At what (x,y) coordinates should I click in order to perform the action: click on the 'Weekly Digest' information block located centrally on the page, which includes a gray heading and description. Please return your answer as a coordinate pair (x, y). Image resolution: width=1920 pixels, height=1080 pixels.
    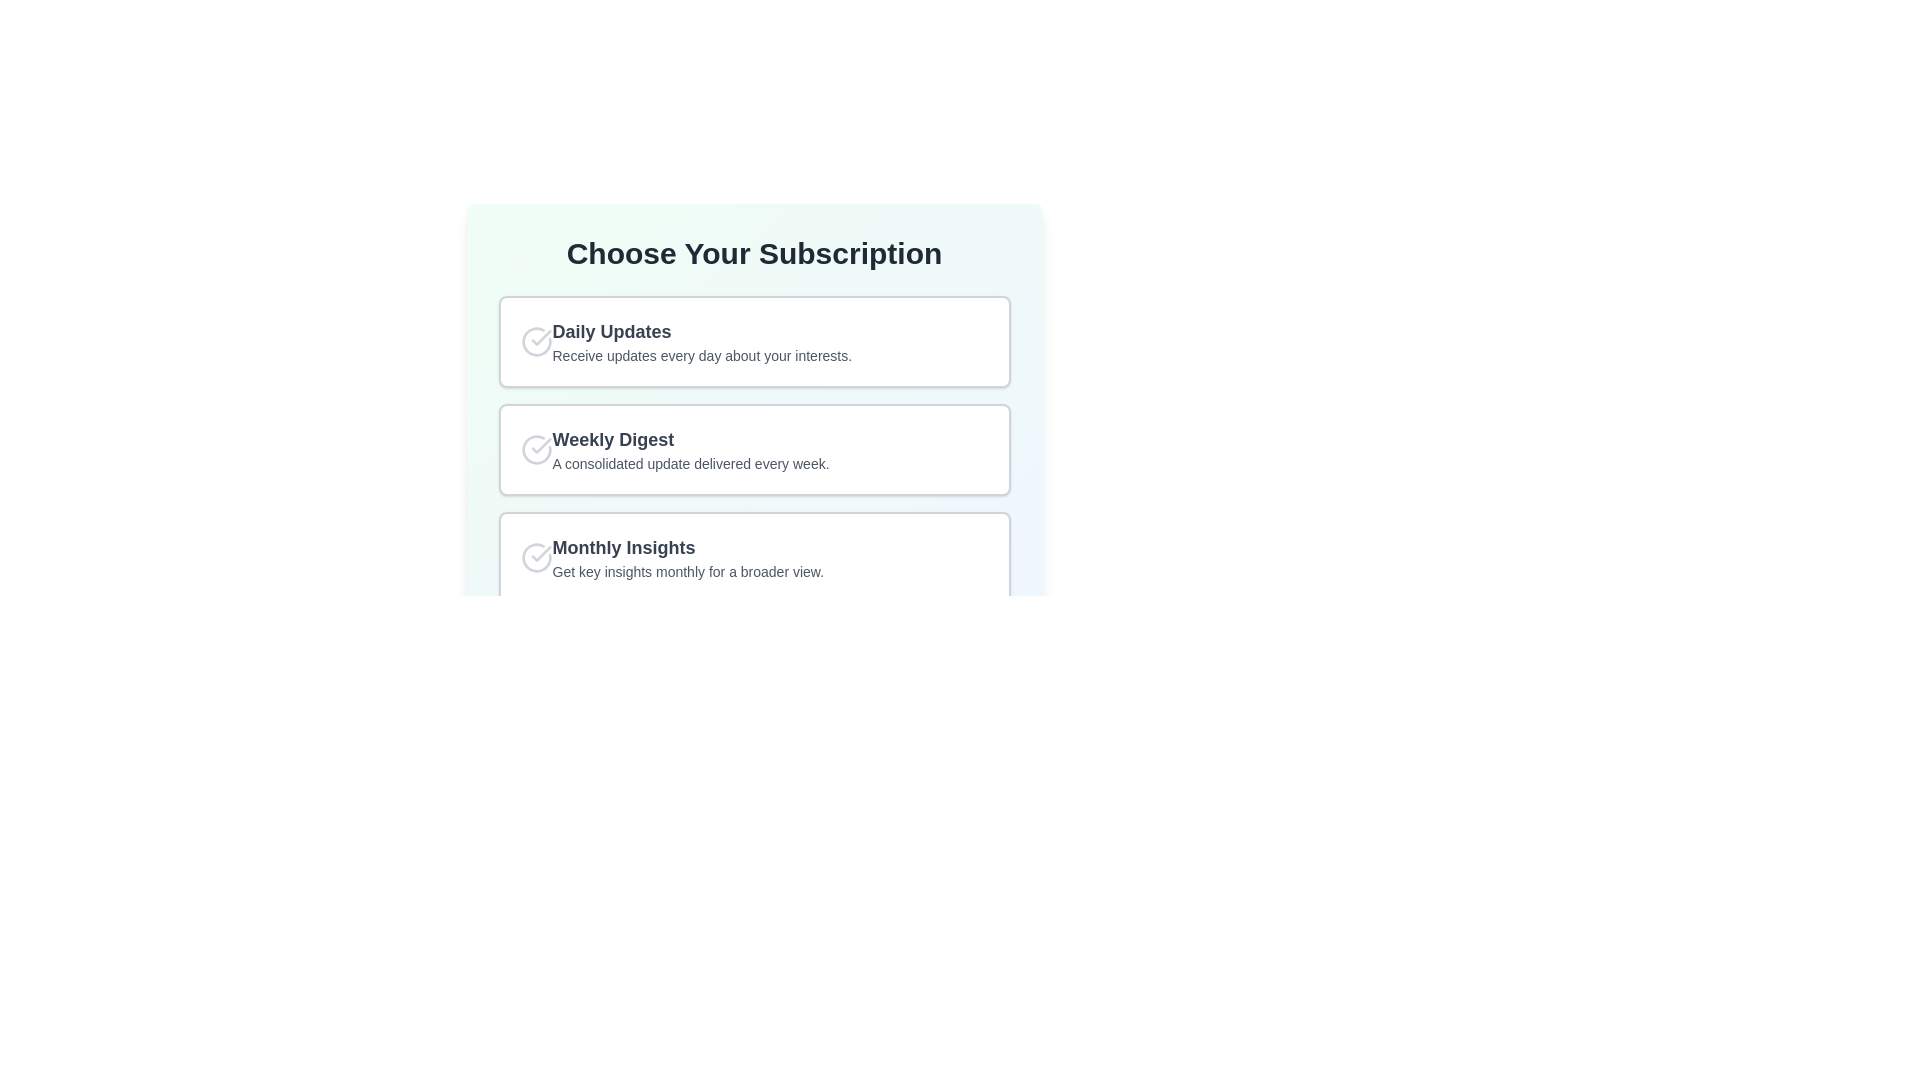
    Looking at the image, I should click on (753, 450).